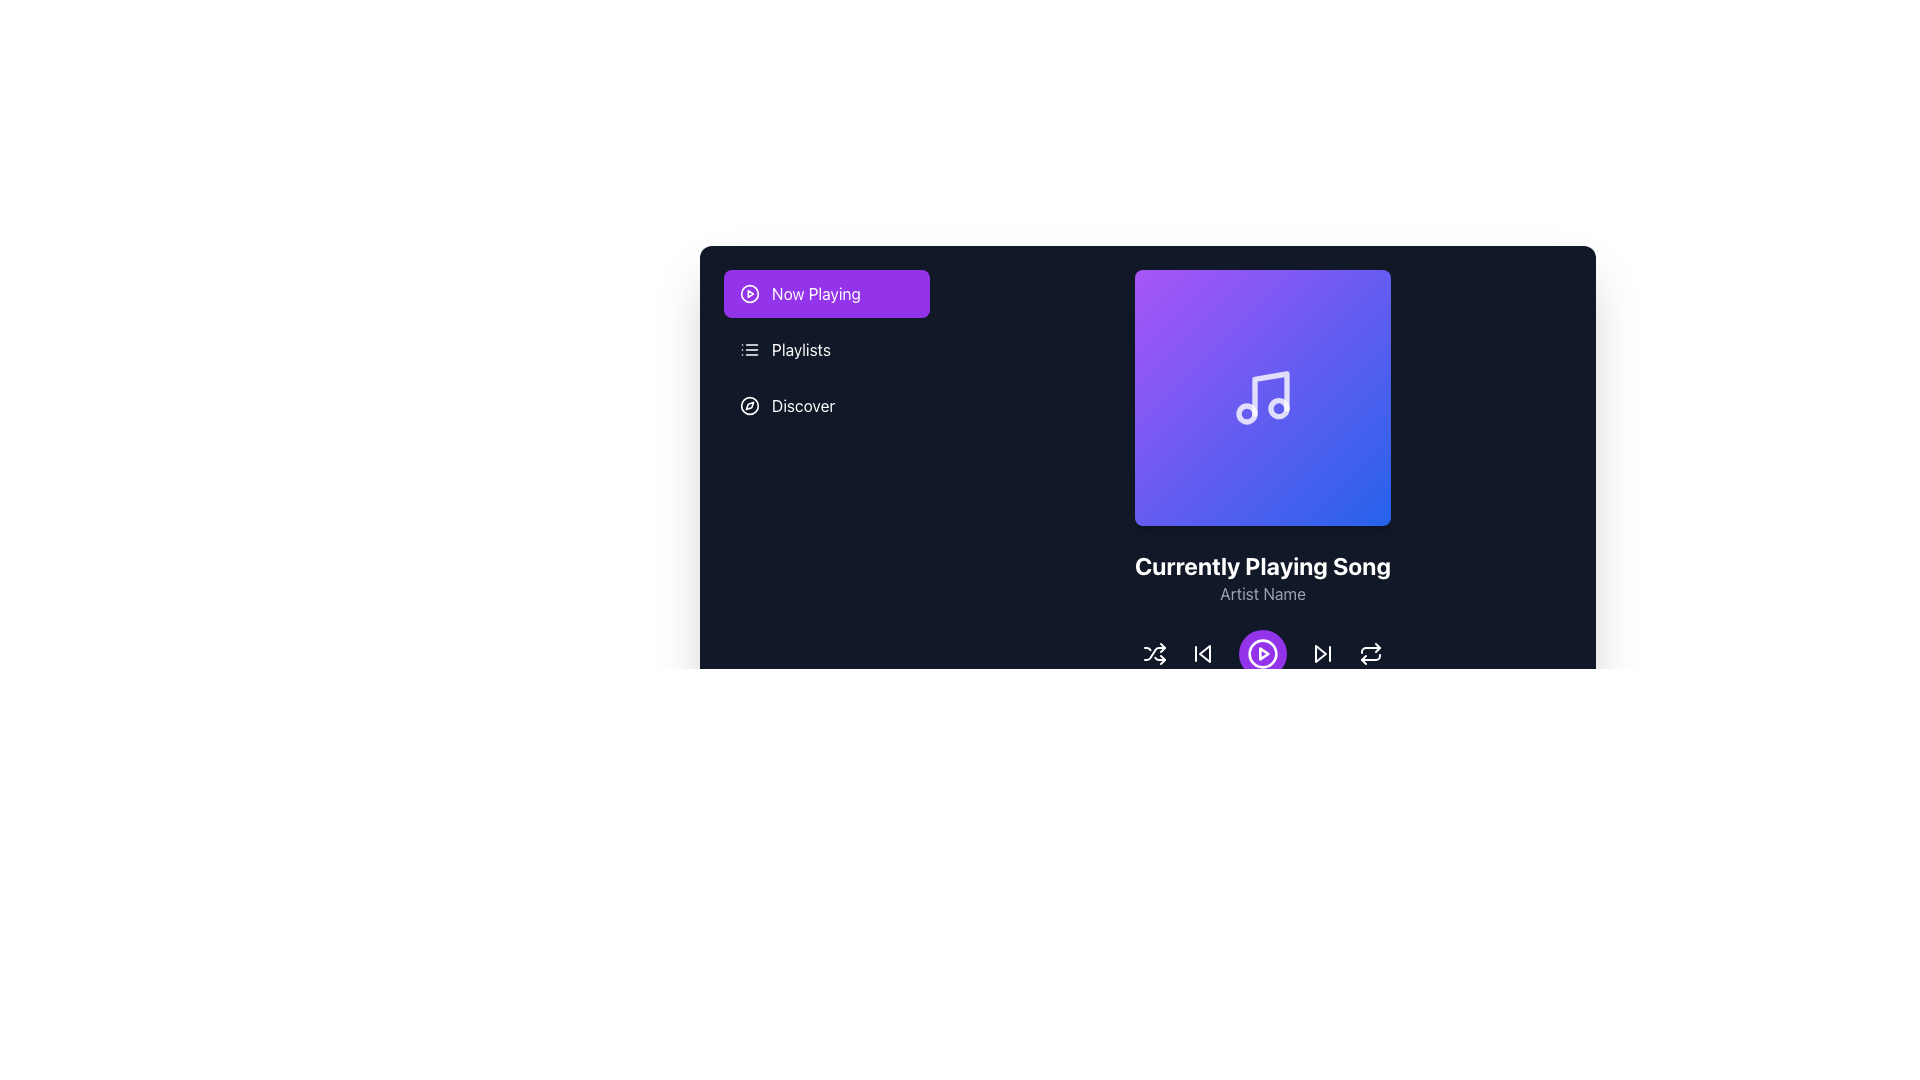 This screenshot has width=1920, height=1080. I want to click on the second button in the vertical navigation bar, so click(826, 349).